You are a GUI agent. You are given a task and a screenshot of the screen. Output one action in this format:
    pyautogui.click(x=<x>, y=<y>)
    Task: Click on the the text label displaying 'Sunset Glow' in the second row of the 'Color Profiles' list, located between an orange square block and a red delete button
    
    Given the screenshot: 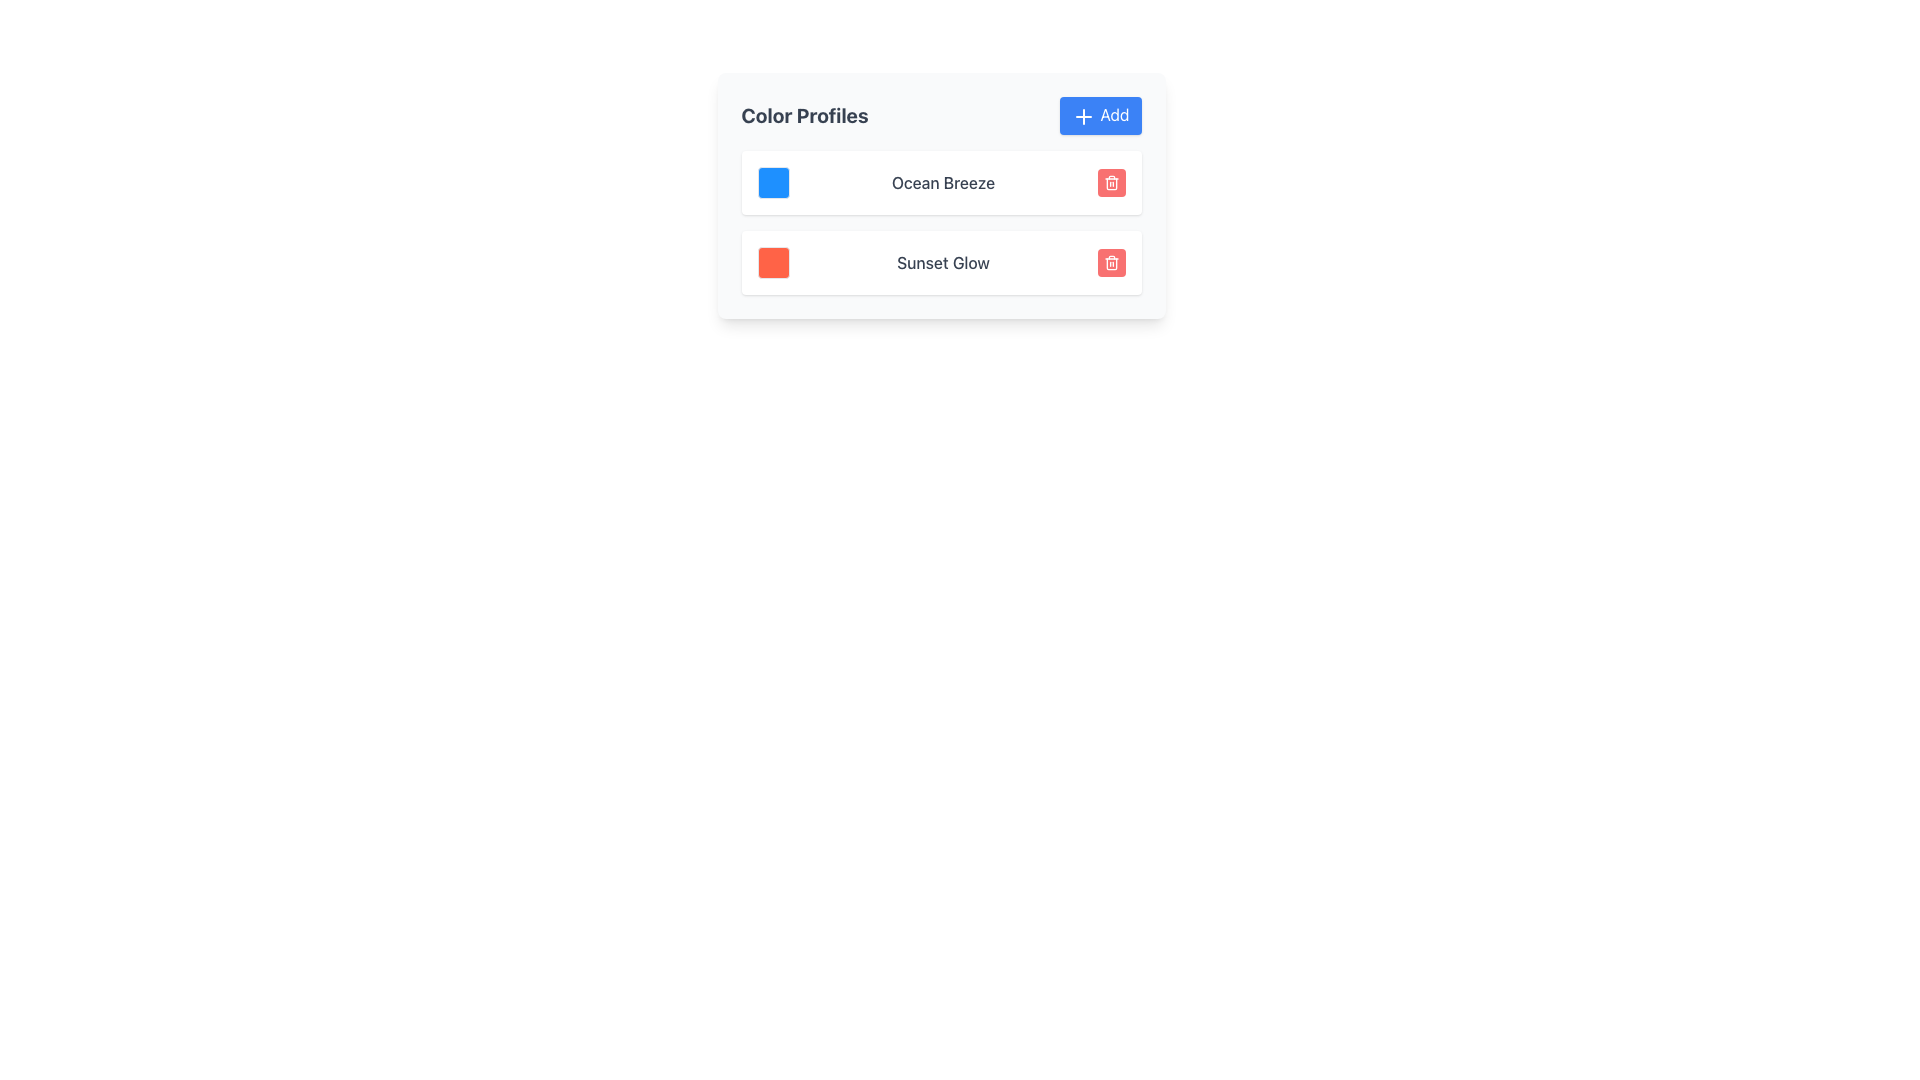 What is the action you would take?
    pyautogui.click(x=942, y=261)
    